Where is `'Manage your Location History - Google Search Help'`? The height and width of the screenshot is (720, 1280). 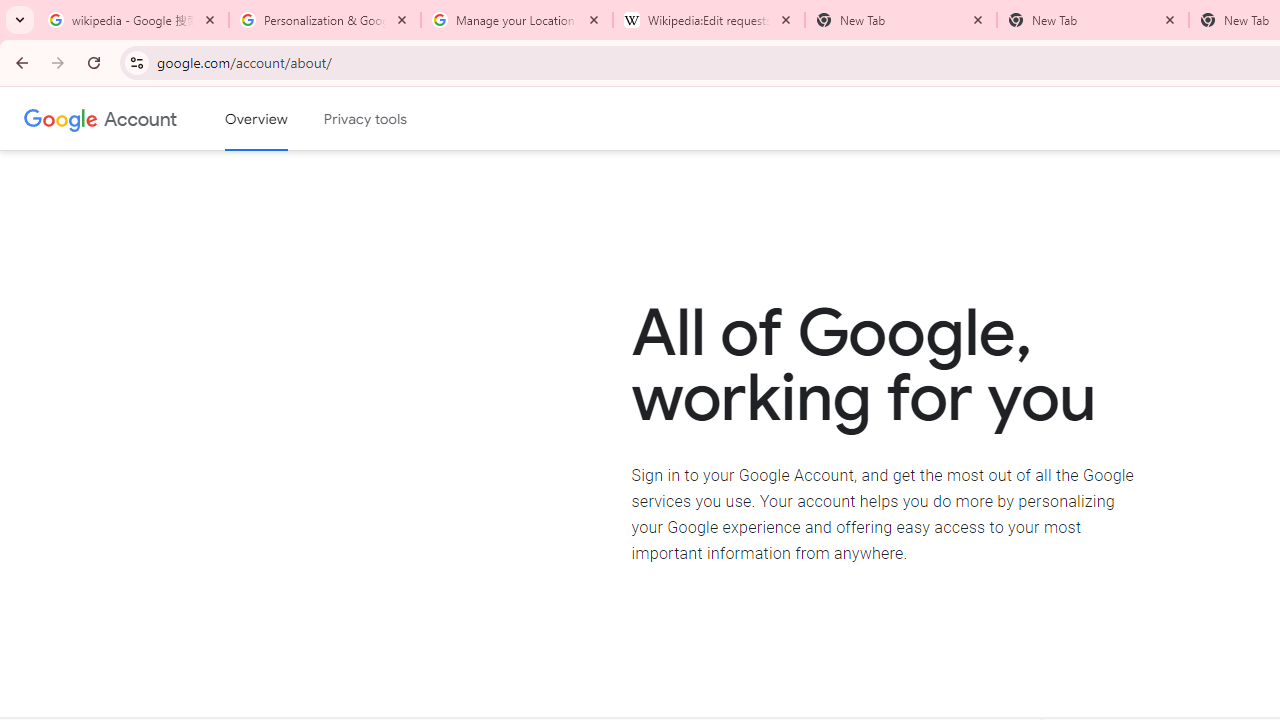
'Manage your Location History - Google Search Help' is located at coordinates (517, 20).